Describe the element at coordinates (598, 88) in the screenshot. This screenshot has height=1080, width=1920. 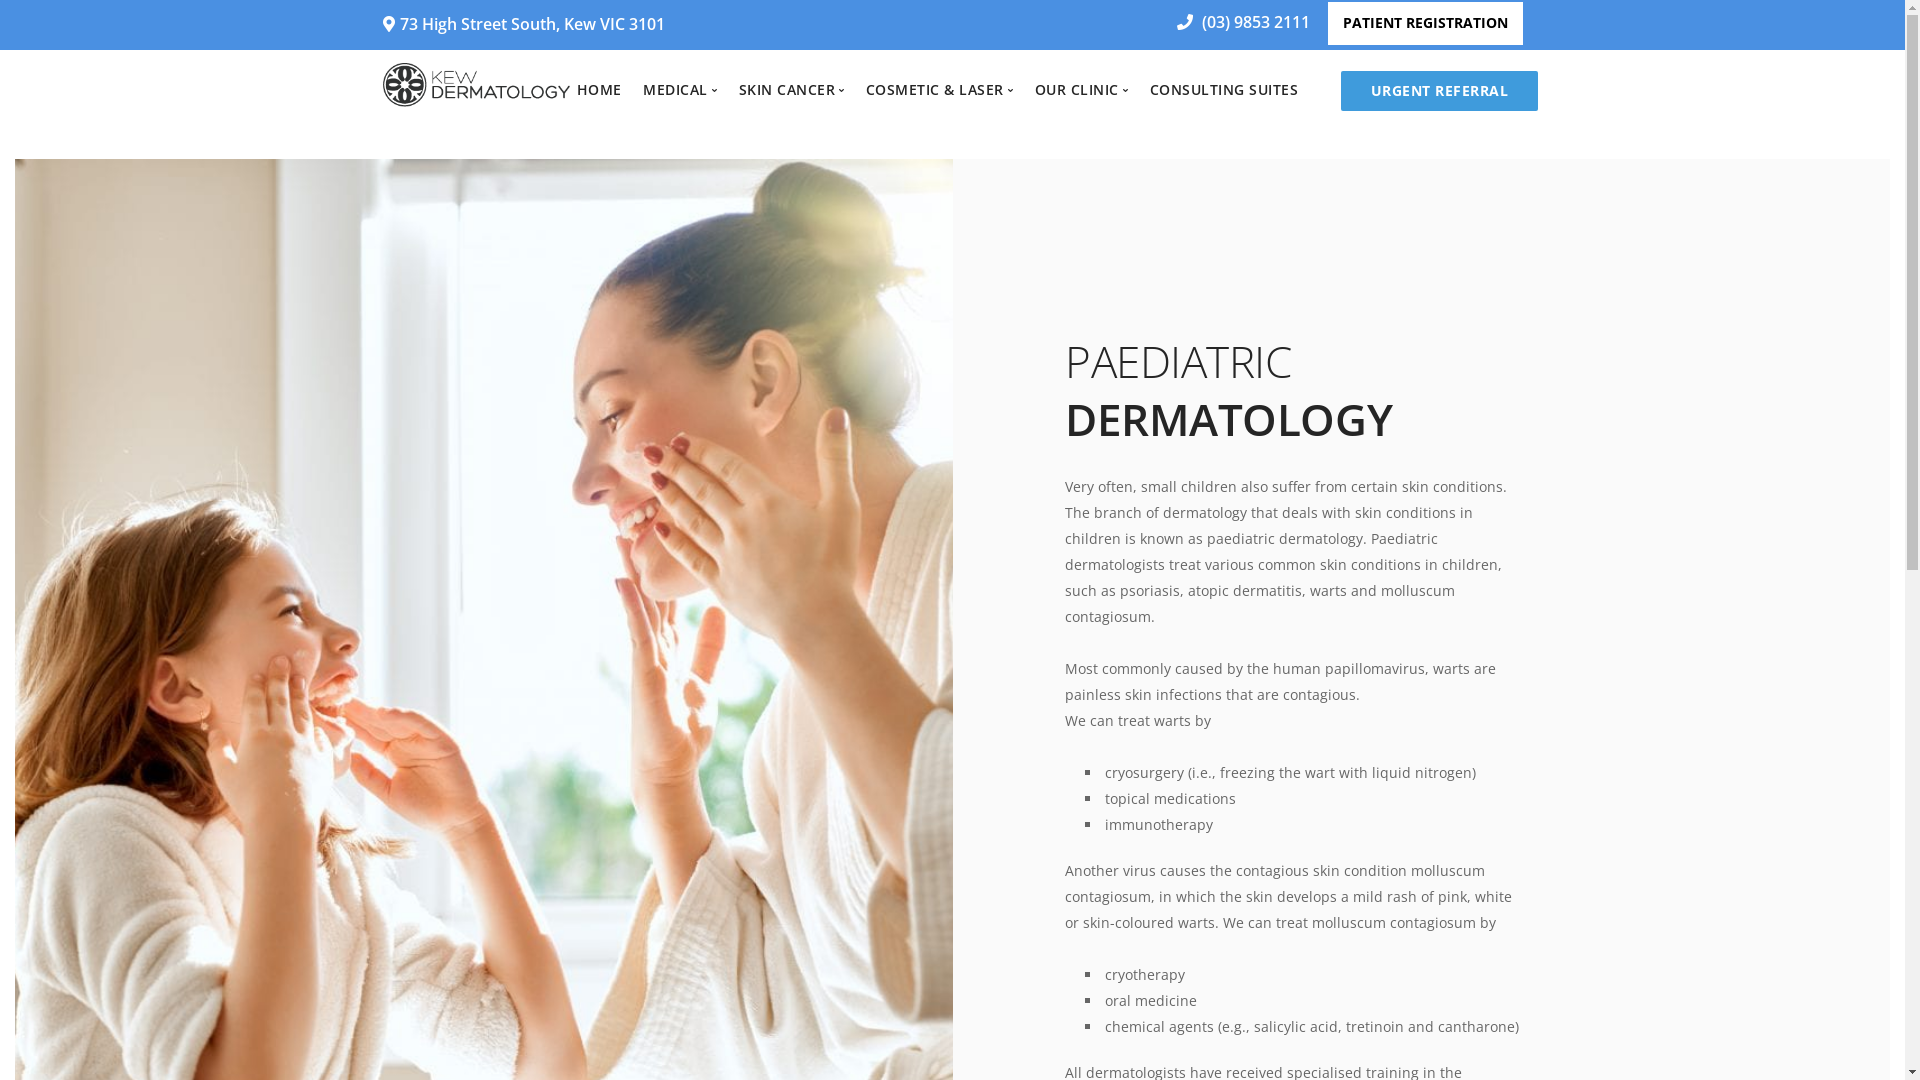
I see `'HOME'` at that location.